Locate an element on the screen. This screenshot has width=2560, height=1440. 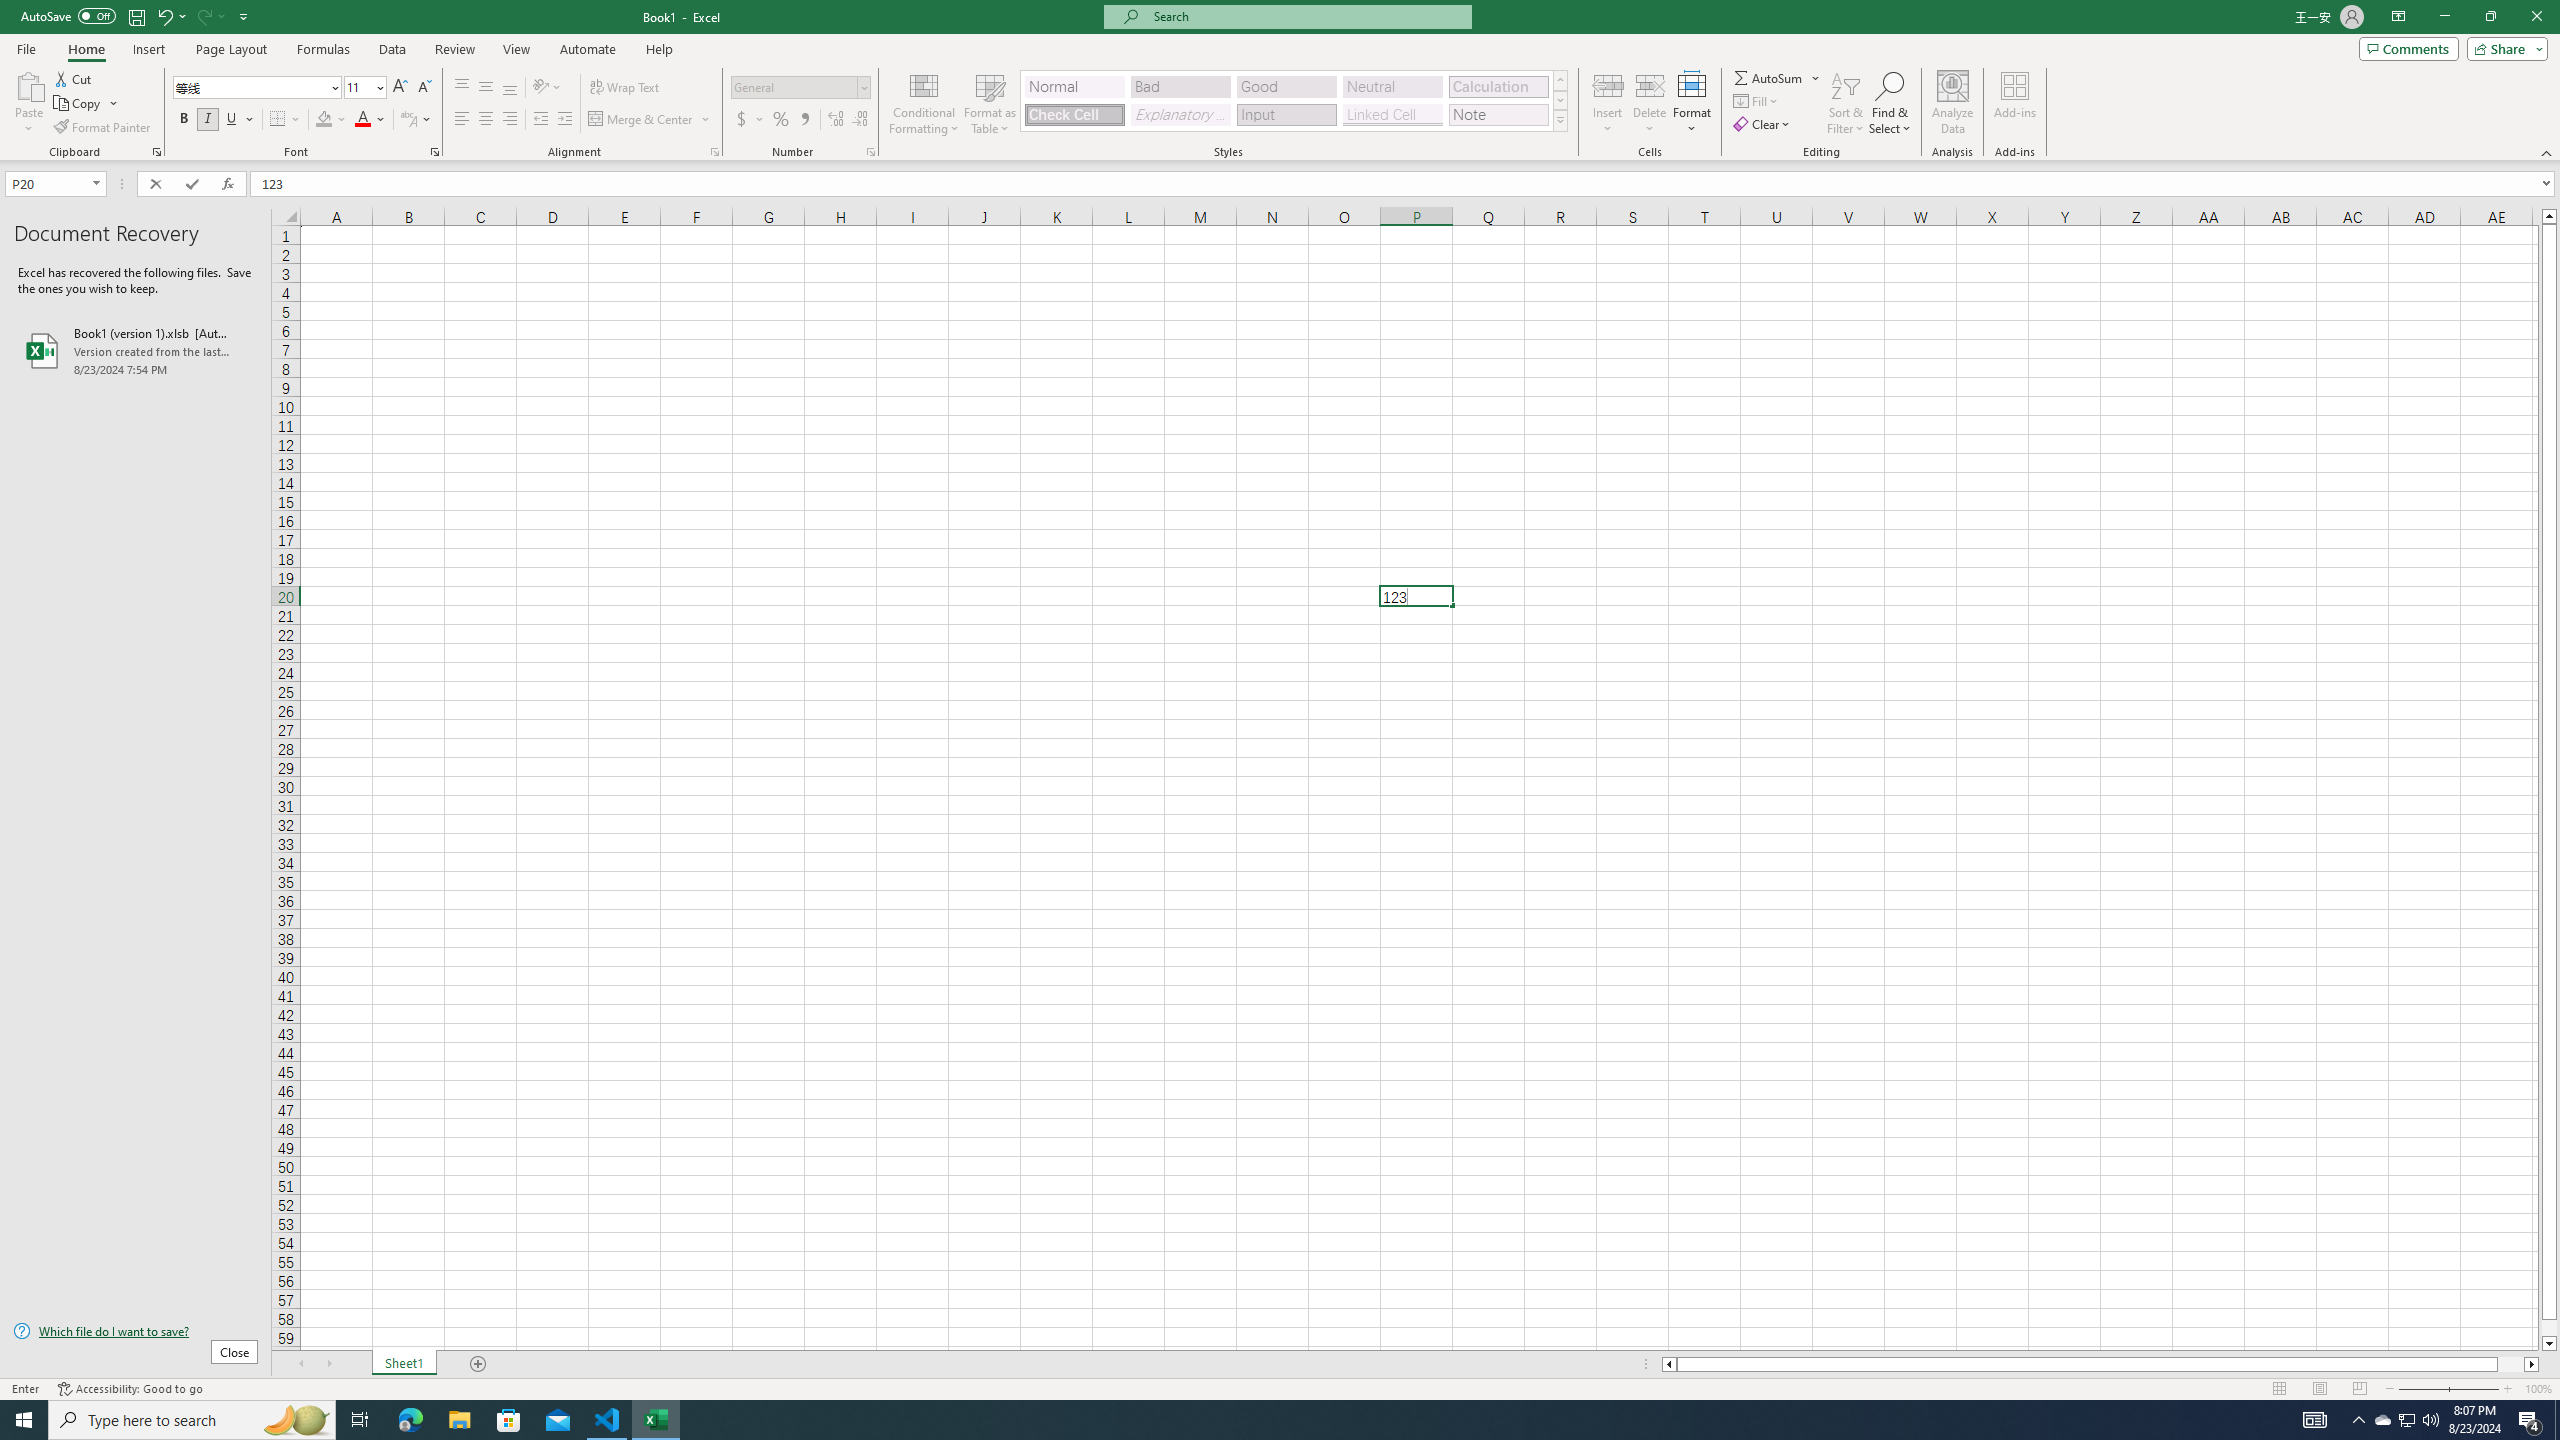
'Delete Cells...' is located at coordinates (1648, 84).